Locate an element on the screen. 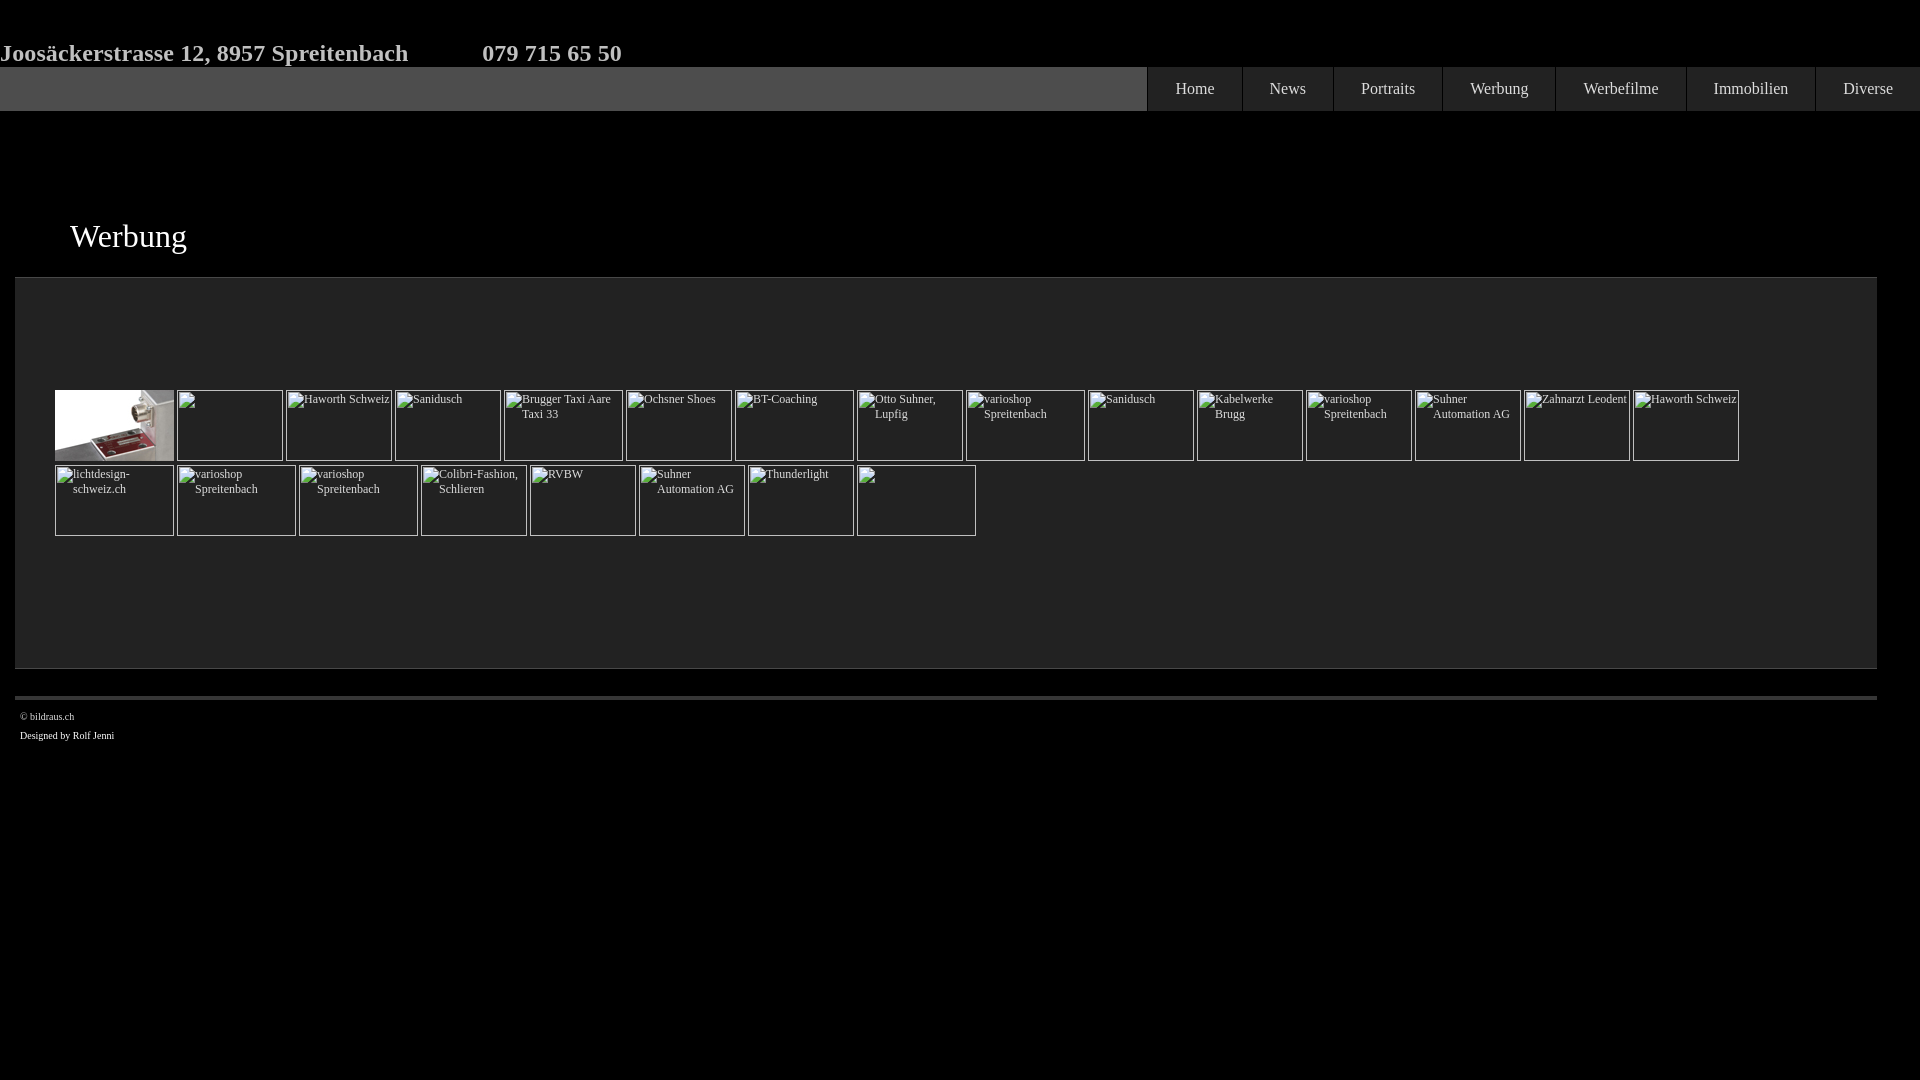 This screenshot has width=1920, height=1080. 'Werbung' is located at coordinates (1498, 87).